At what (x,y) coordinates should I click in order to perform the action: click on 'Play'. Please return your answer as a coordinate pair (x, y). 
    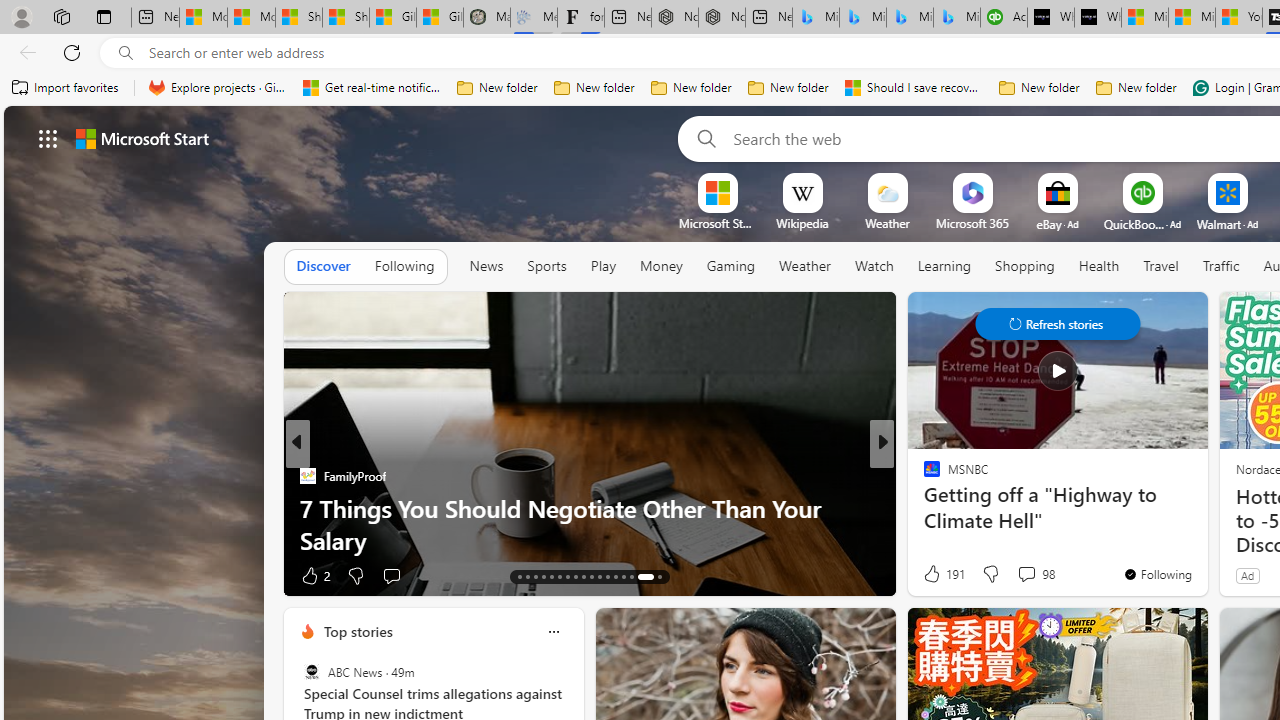
    Looking at the image, I should click on (601, 265).